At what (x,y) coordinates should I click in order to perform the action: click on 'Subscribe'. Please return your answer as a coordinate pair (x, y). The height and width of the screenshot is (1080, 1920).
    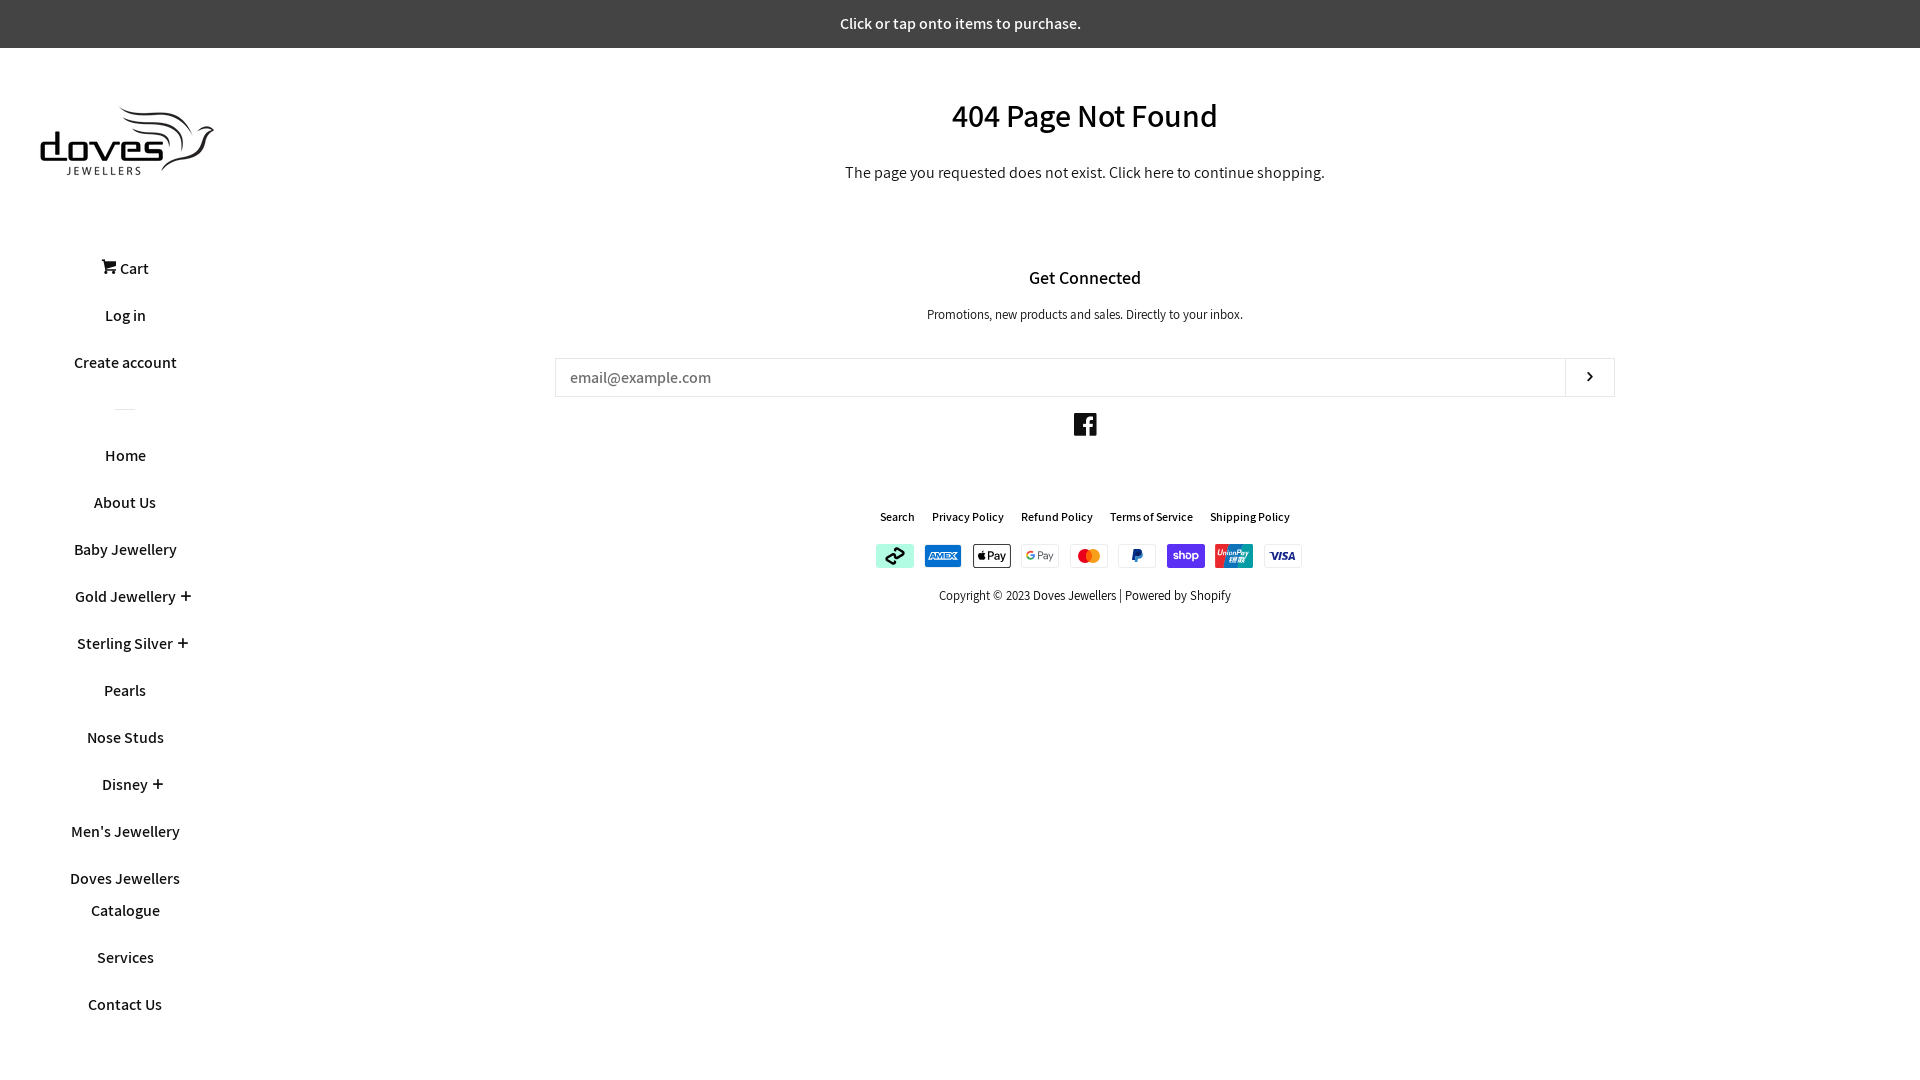
    Looking at the image, I should click on (1588, 377).